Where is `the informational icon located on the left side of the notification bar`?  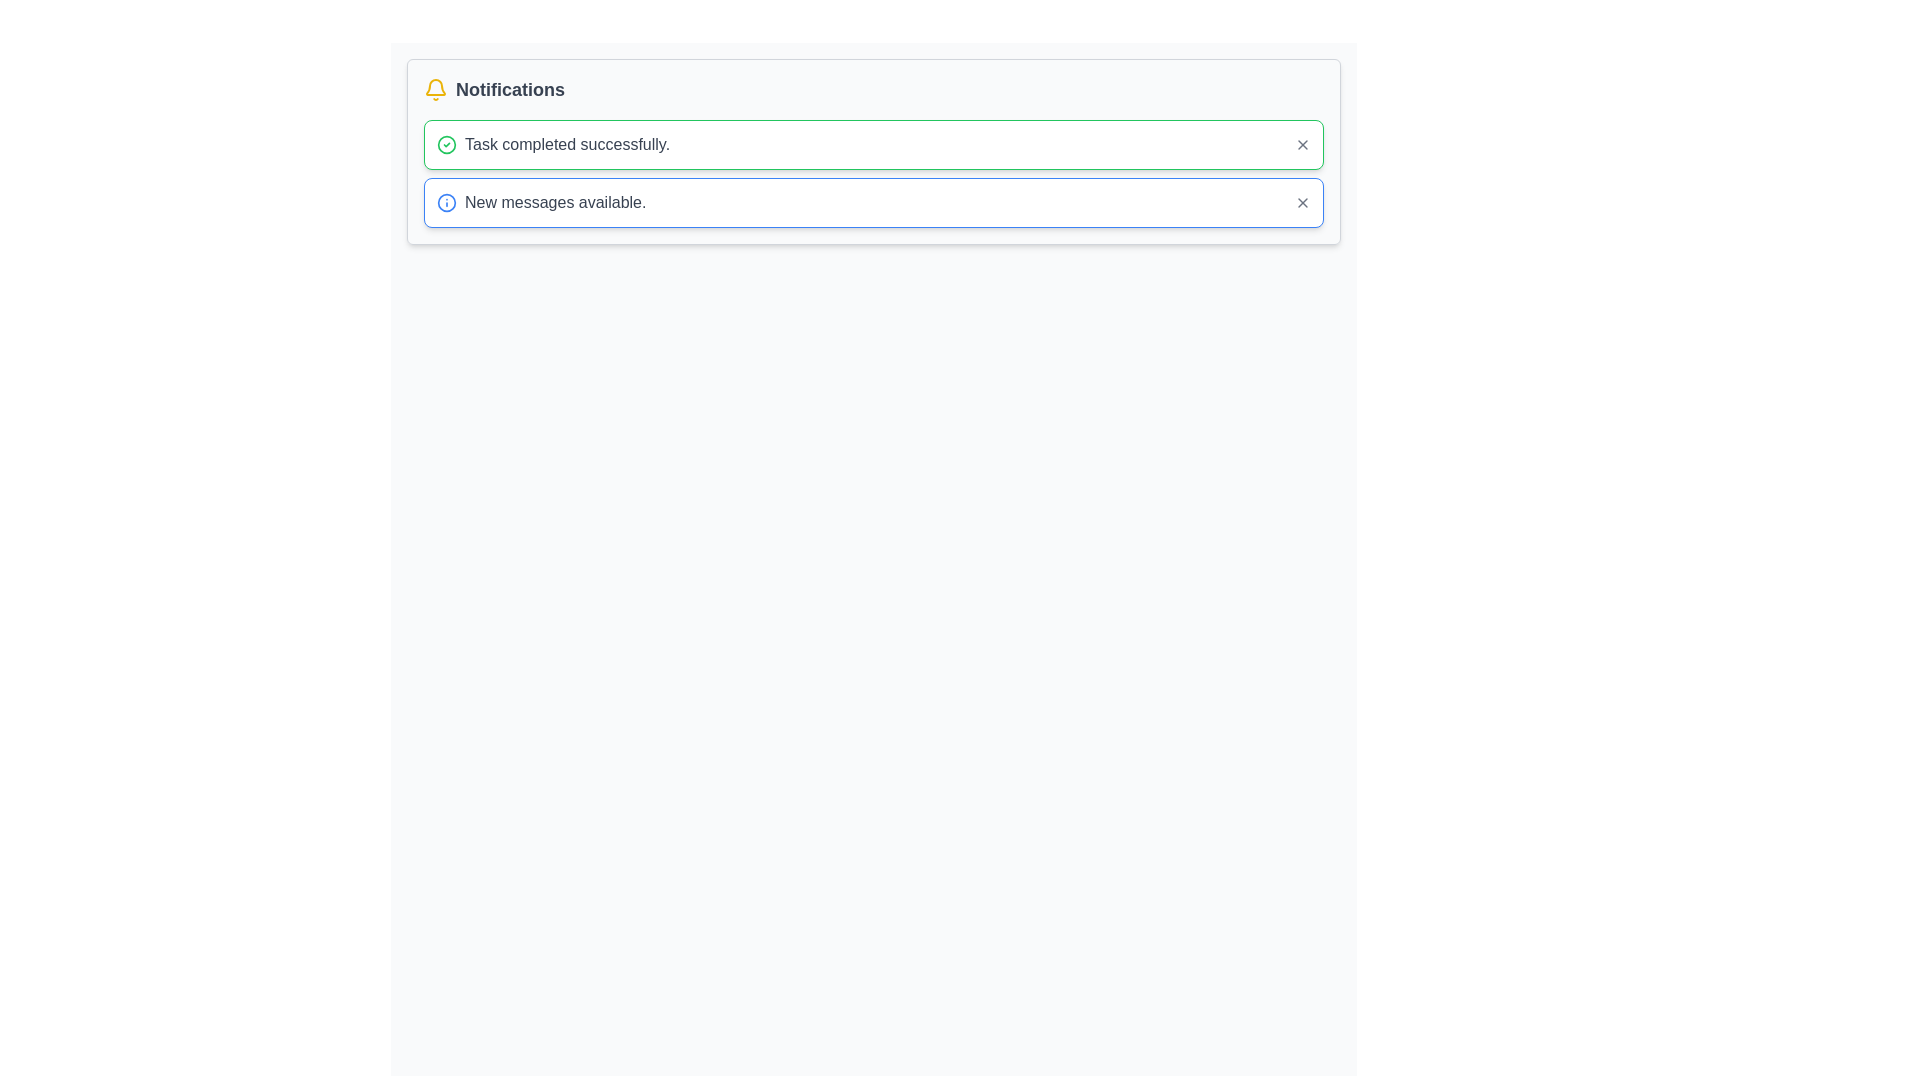 the informational icon located on the left side of the notification bar is located at coordinates (445, 203).